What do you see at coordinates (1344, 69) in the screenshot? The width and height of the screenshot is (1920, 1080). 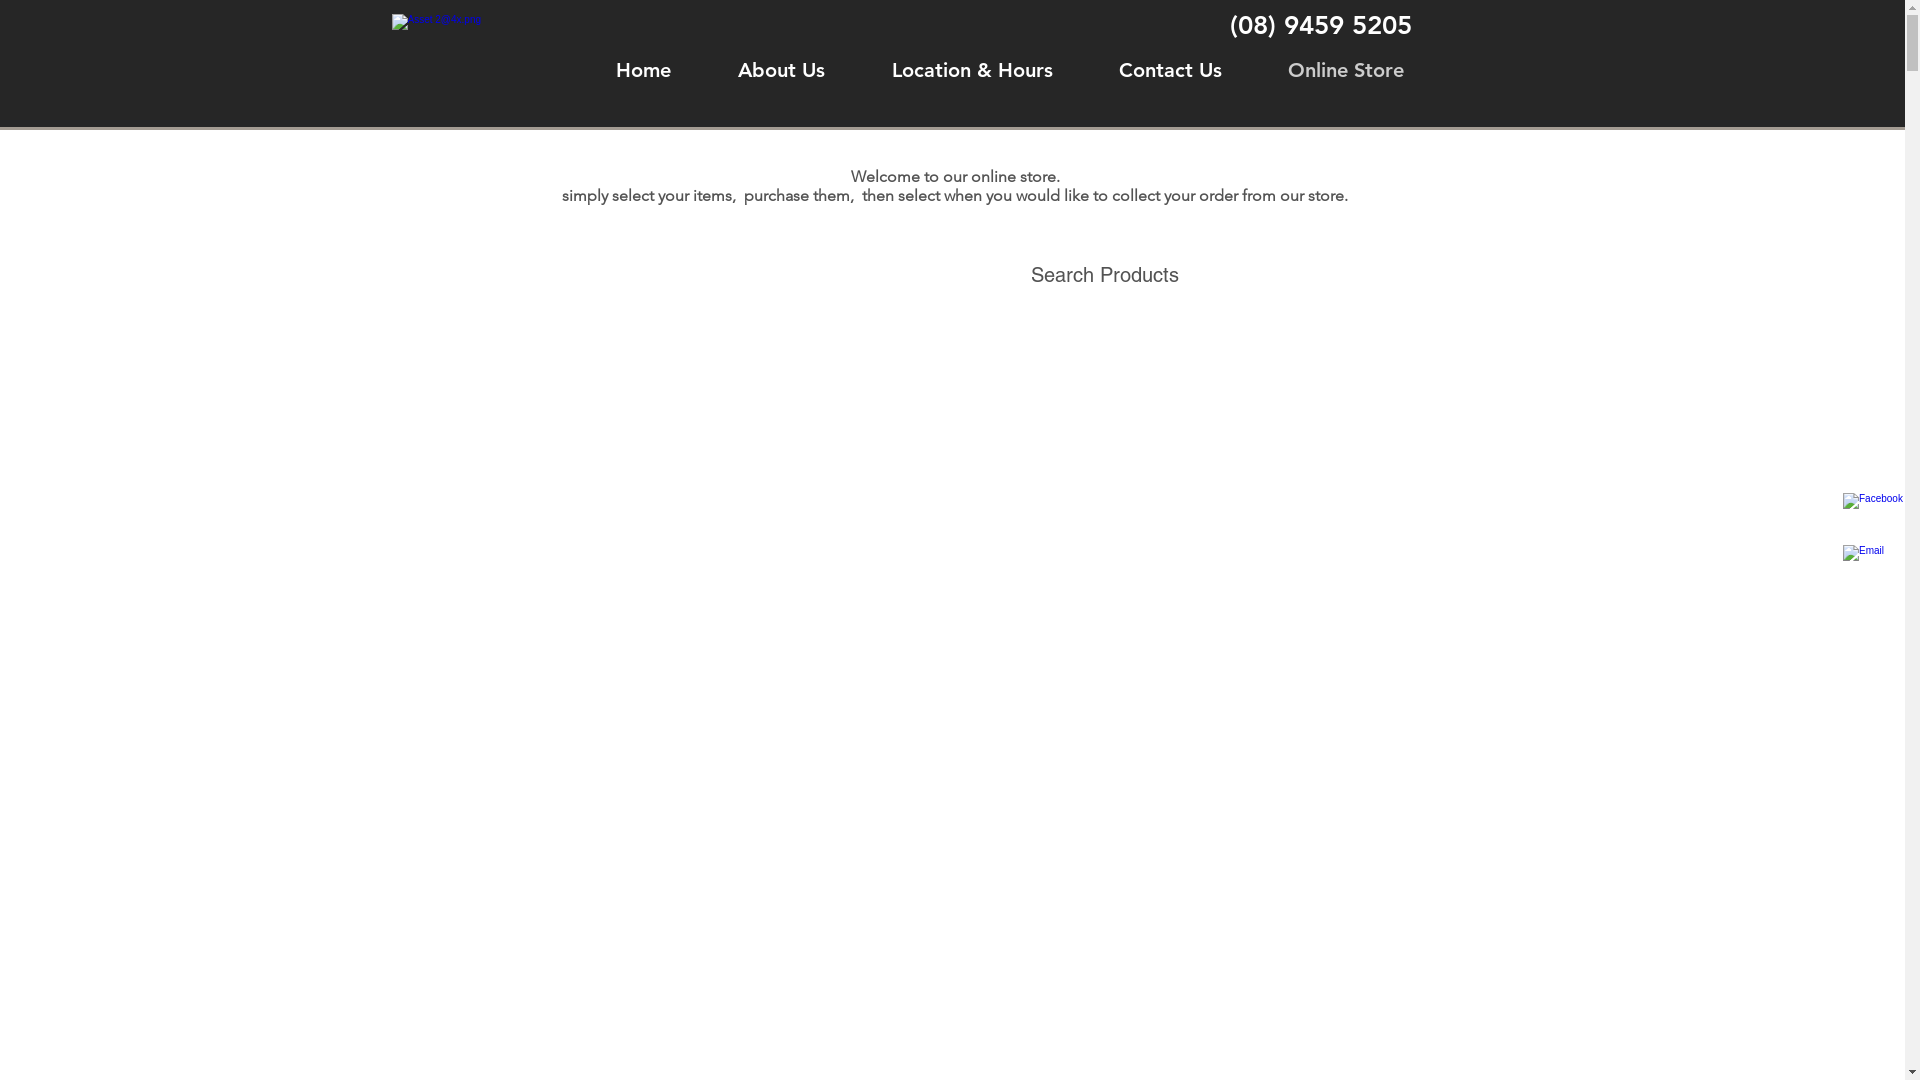 I see `'Online Store'` at bounding box center [1344, 69].